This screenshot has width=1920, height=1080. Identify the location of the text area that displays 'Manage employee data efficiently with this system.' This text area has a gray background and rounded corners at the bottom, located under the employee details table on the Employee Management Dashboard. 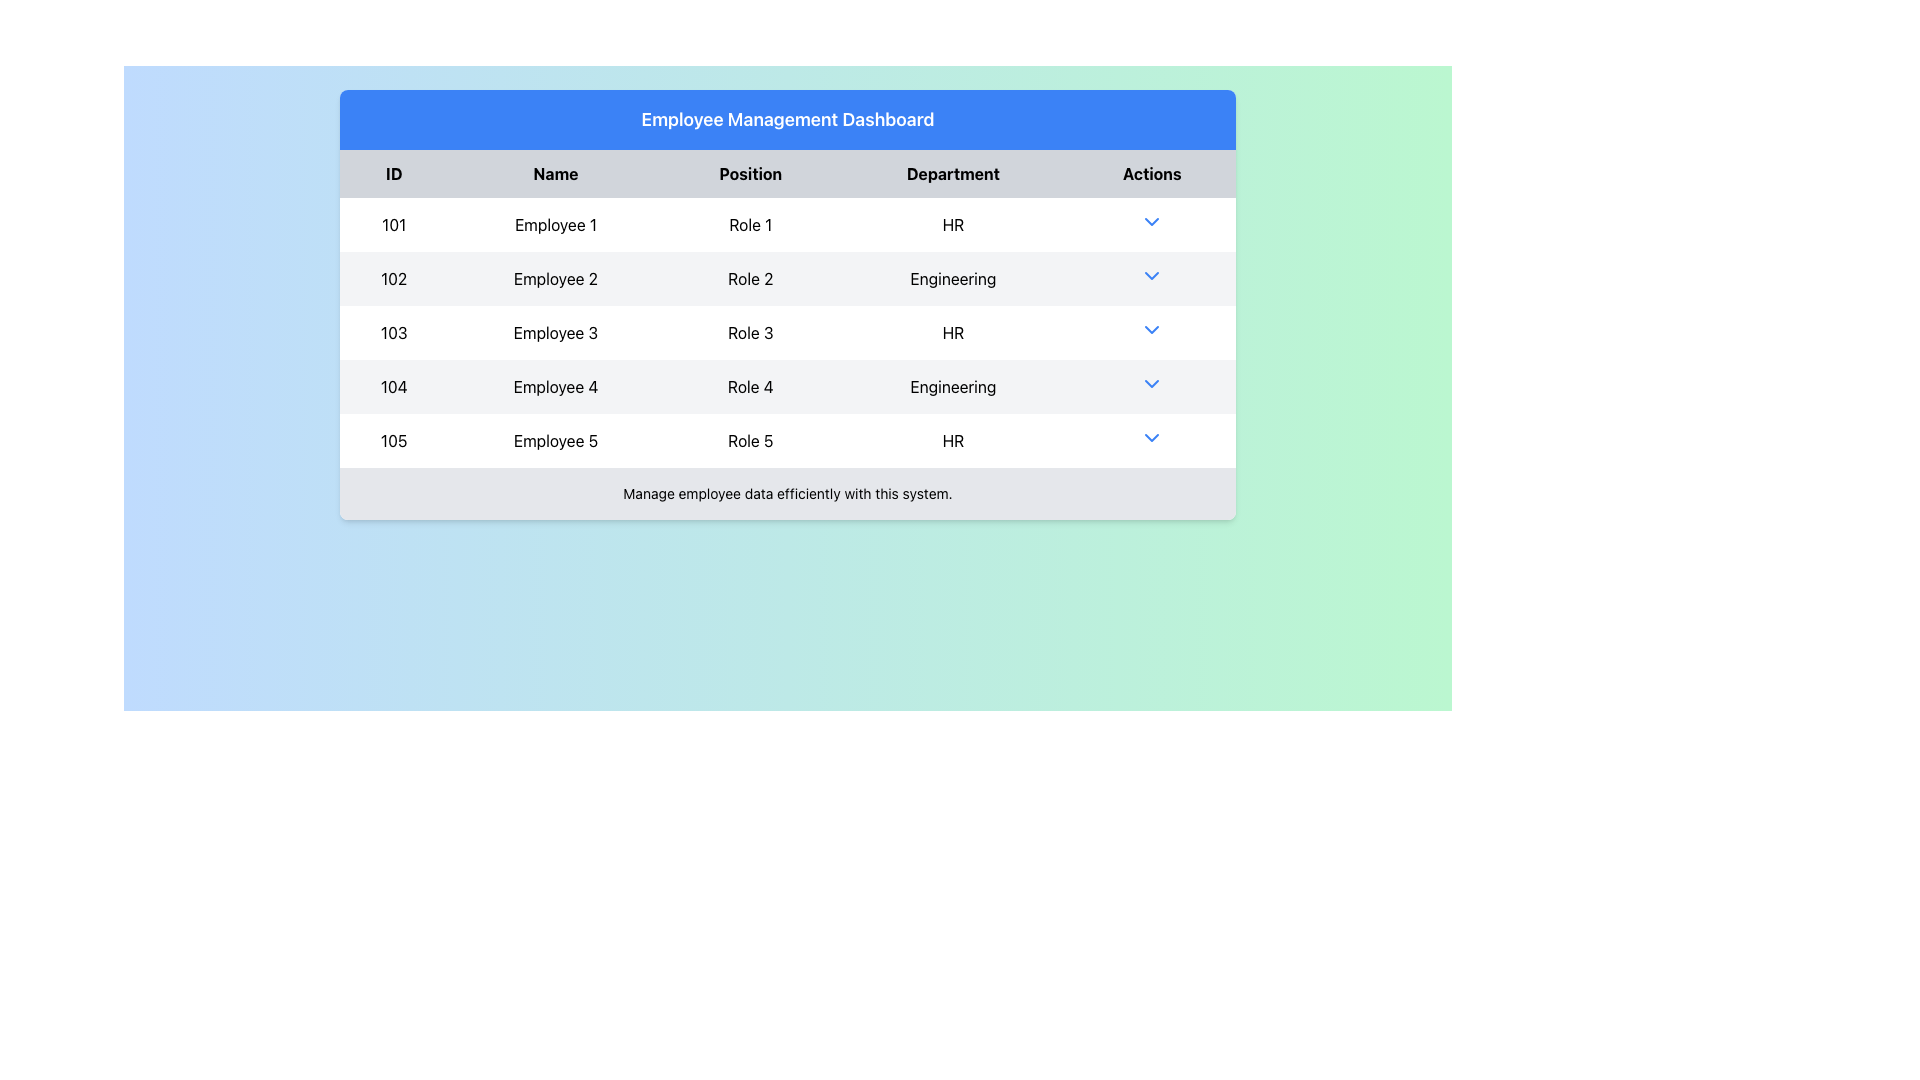
(786, 493).